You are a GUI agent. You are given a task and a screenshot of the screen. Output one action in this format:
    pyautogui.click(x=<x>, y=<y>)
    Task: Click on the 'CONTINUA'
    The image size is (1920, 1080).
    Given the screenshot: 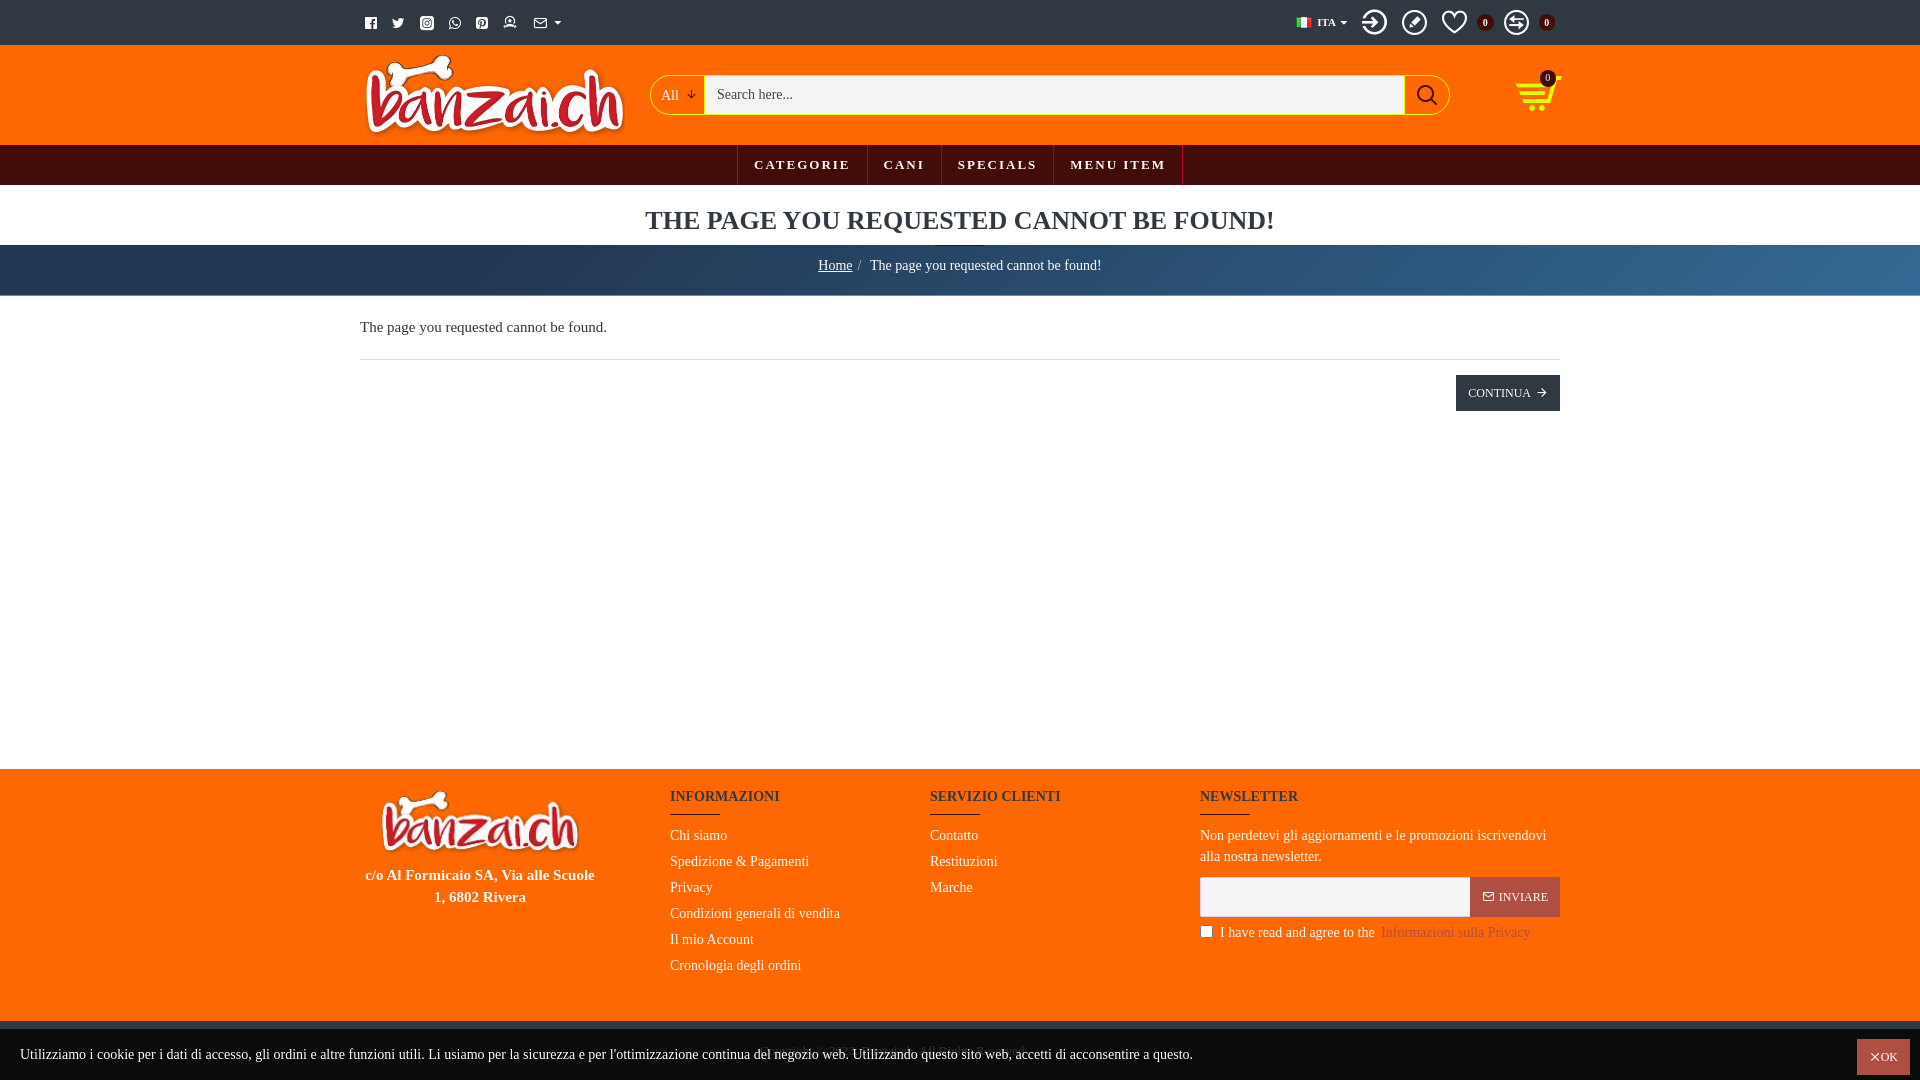 What is the action you would take?
    pyautogui.click(x=1507, y=393)
    